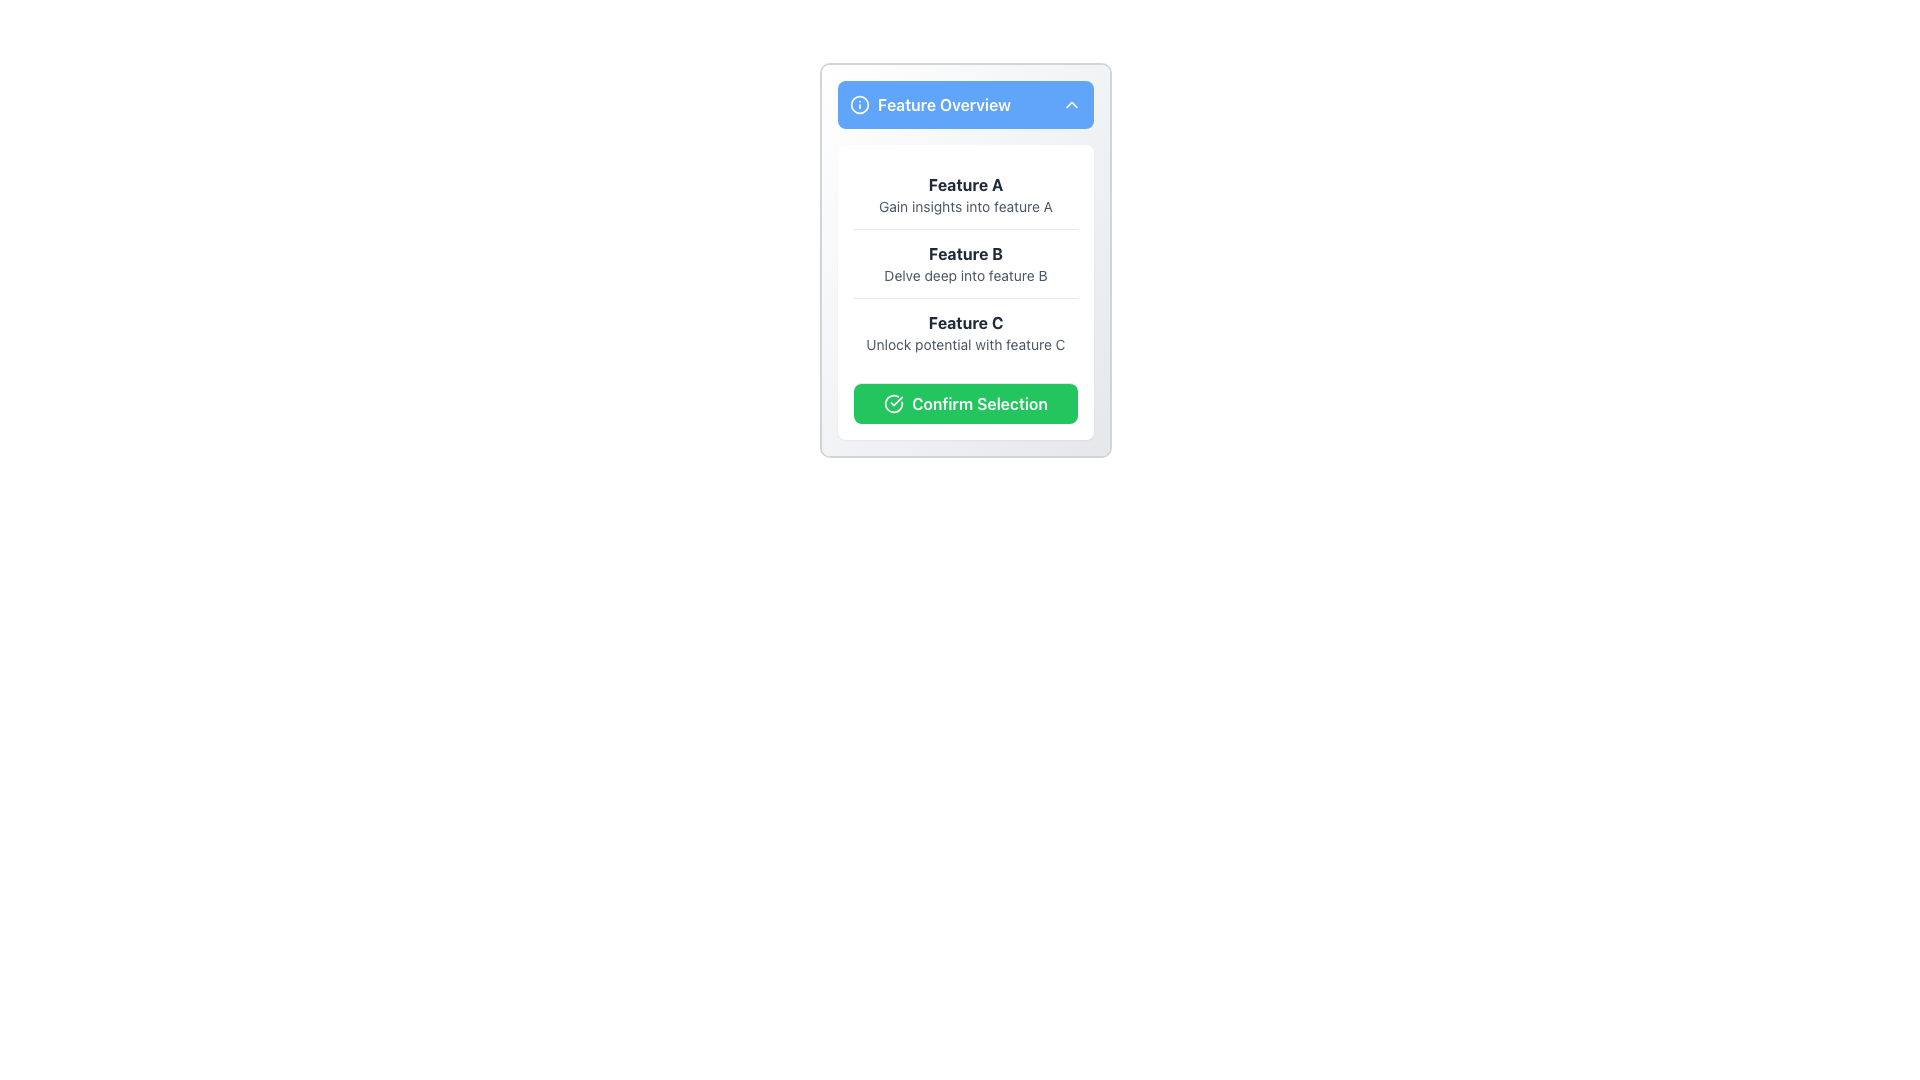  Describe the element at coordinates (943, 104) in the screenshot. I see `the 'Feature Overview' text label which is styled in bold and is located at the top of the layout, adjacent to an information icon and a dropdown arrow` at that location.